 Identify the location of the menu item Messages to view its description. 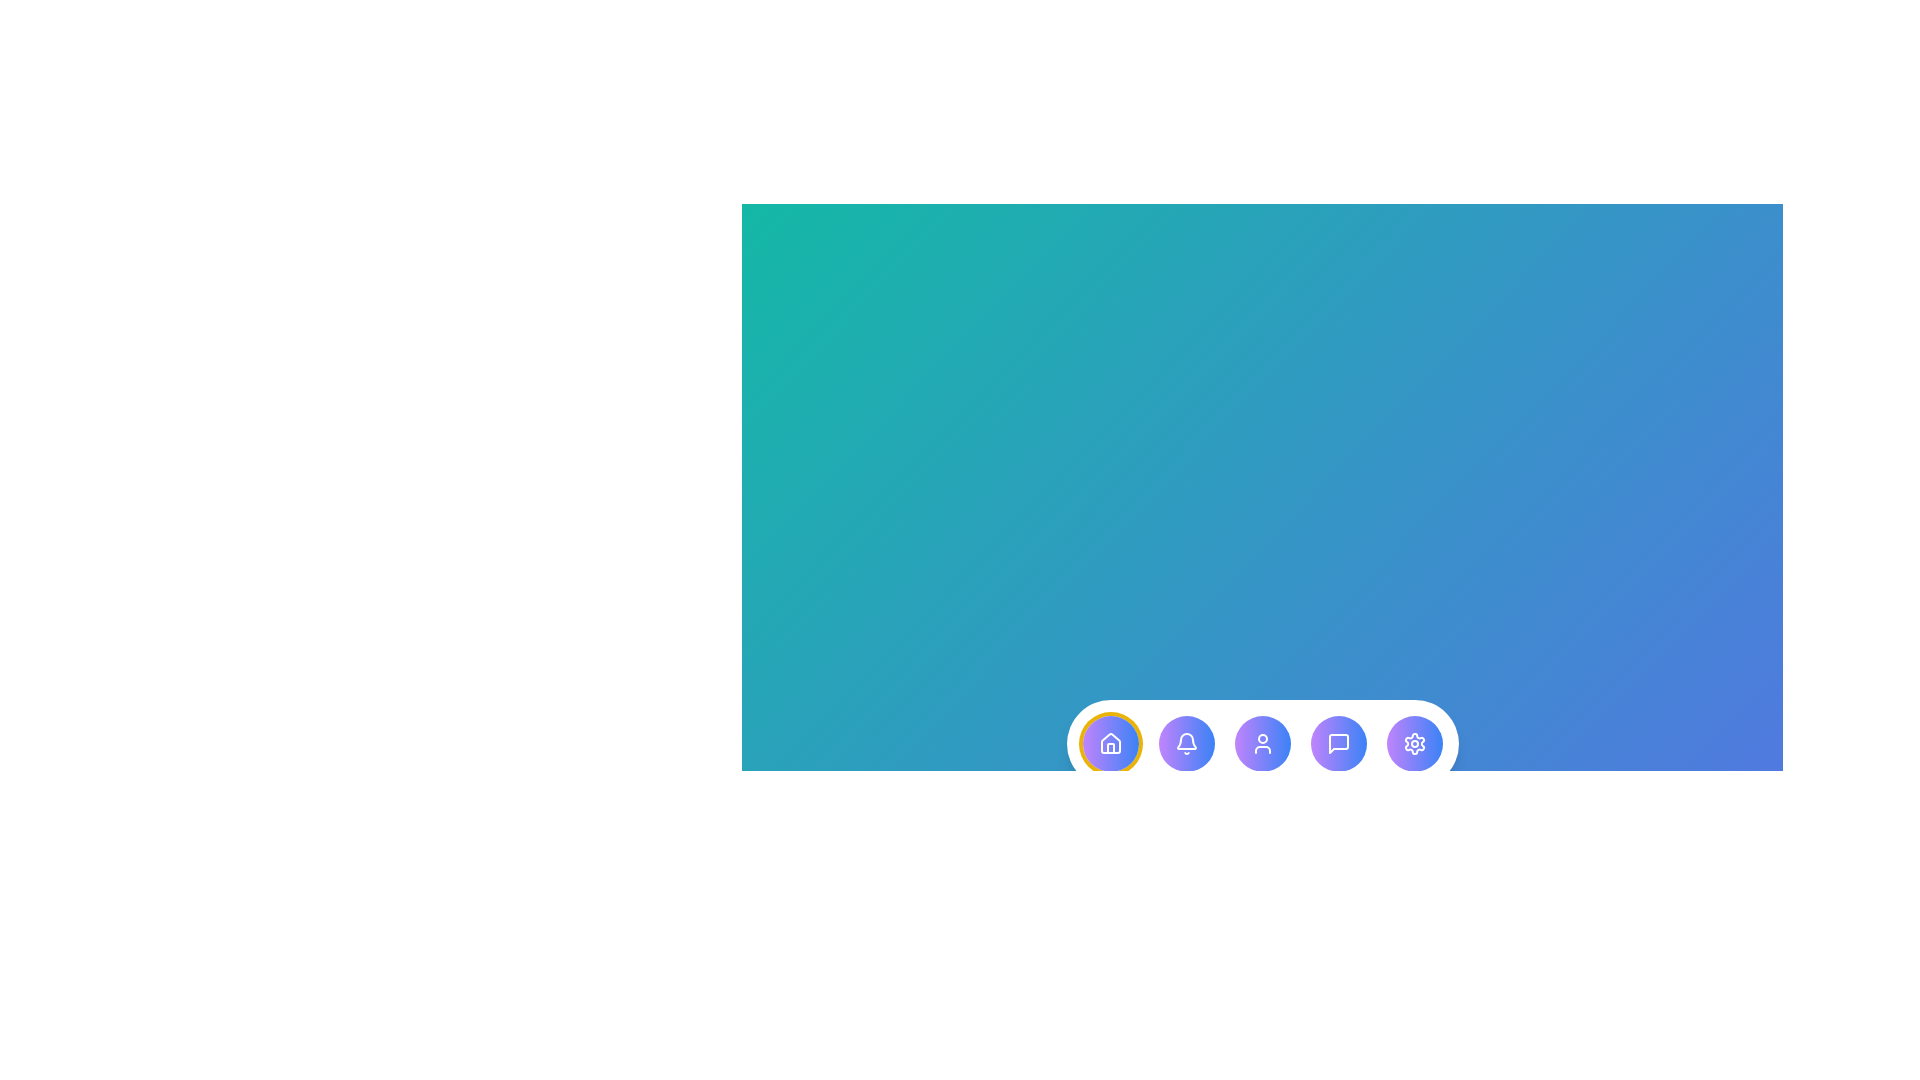
(1338, 744).